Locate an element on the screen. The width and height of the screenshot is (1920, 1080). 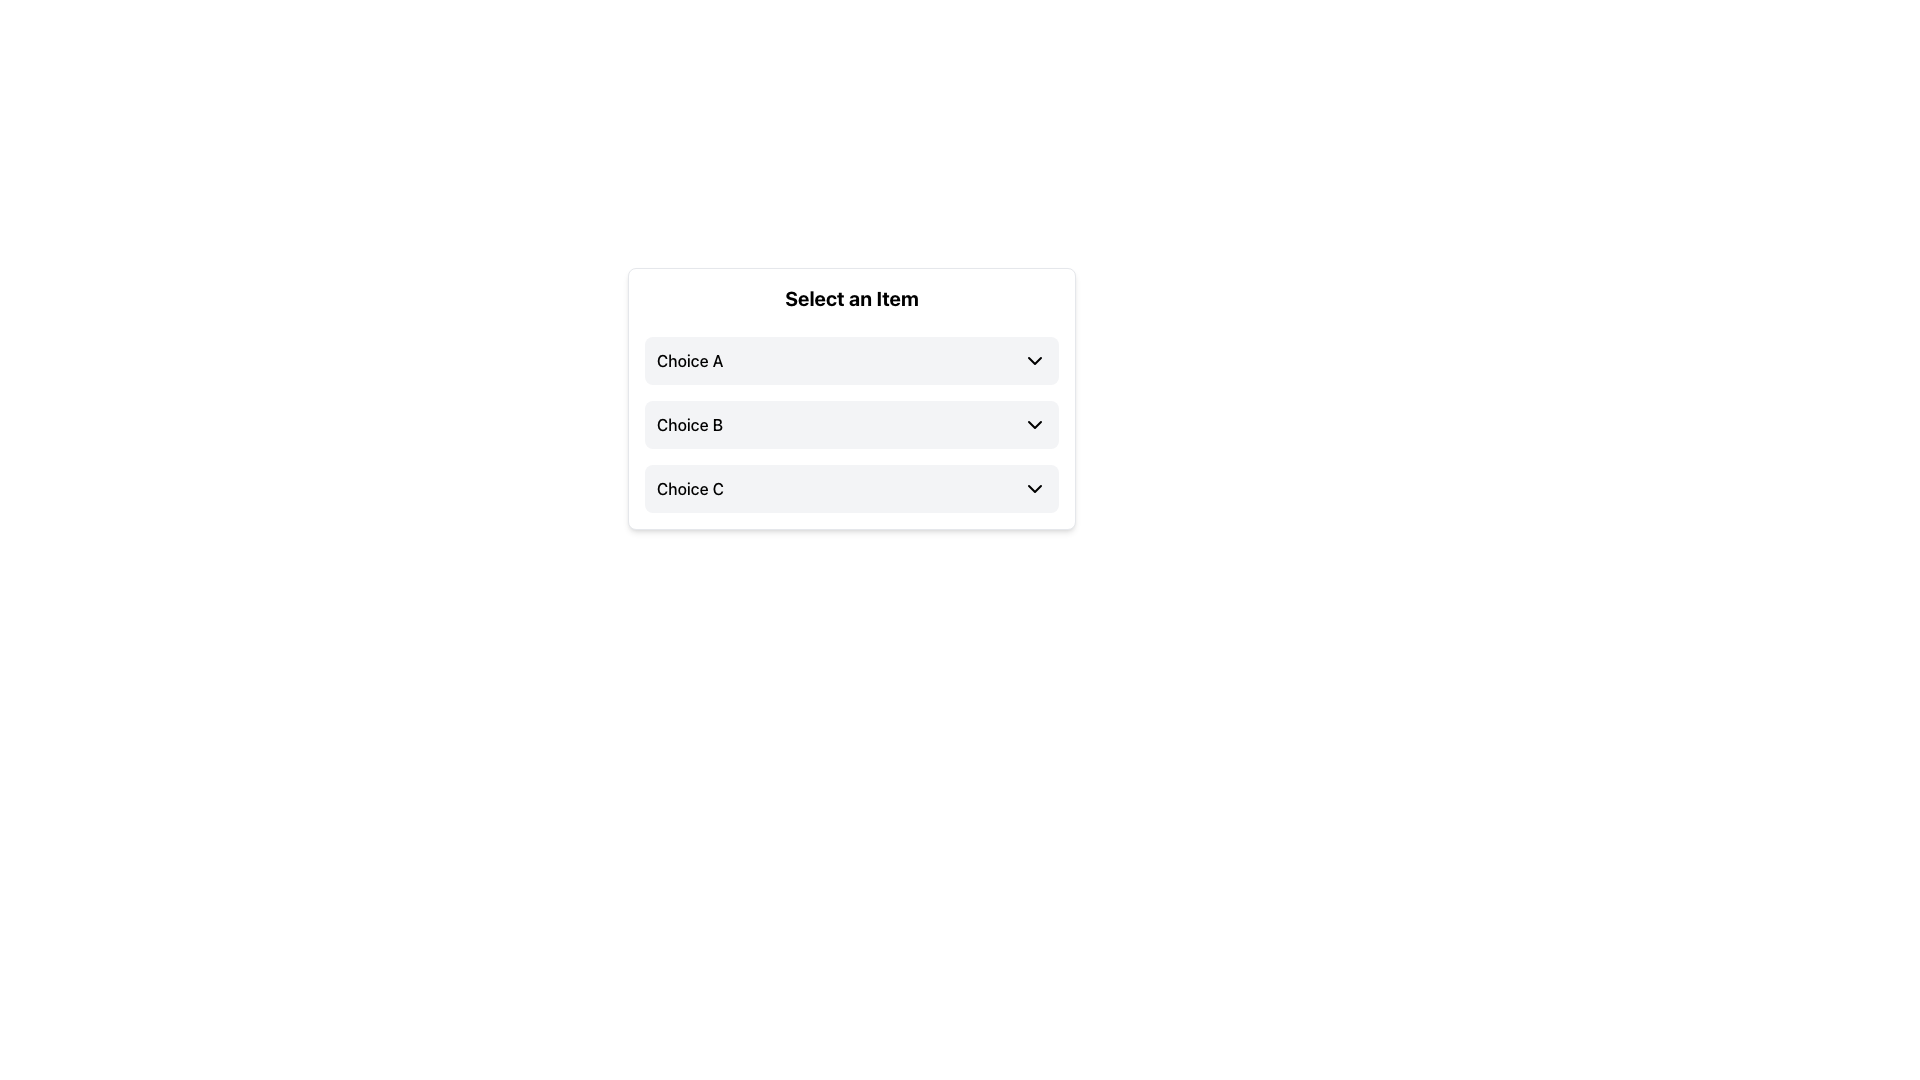
text label displaying 'Choice C' which is part of a dropdown selection interface, located within the third item of the list is located at coordinates (690, 489).